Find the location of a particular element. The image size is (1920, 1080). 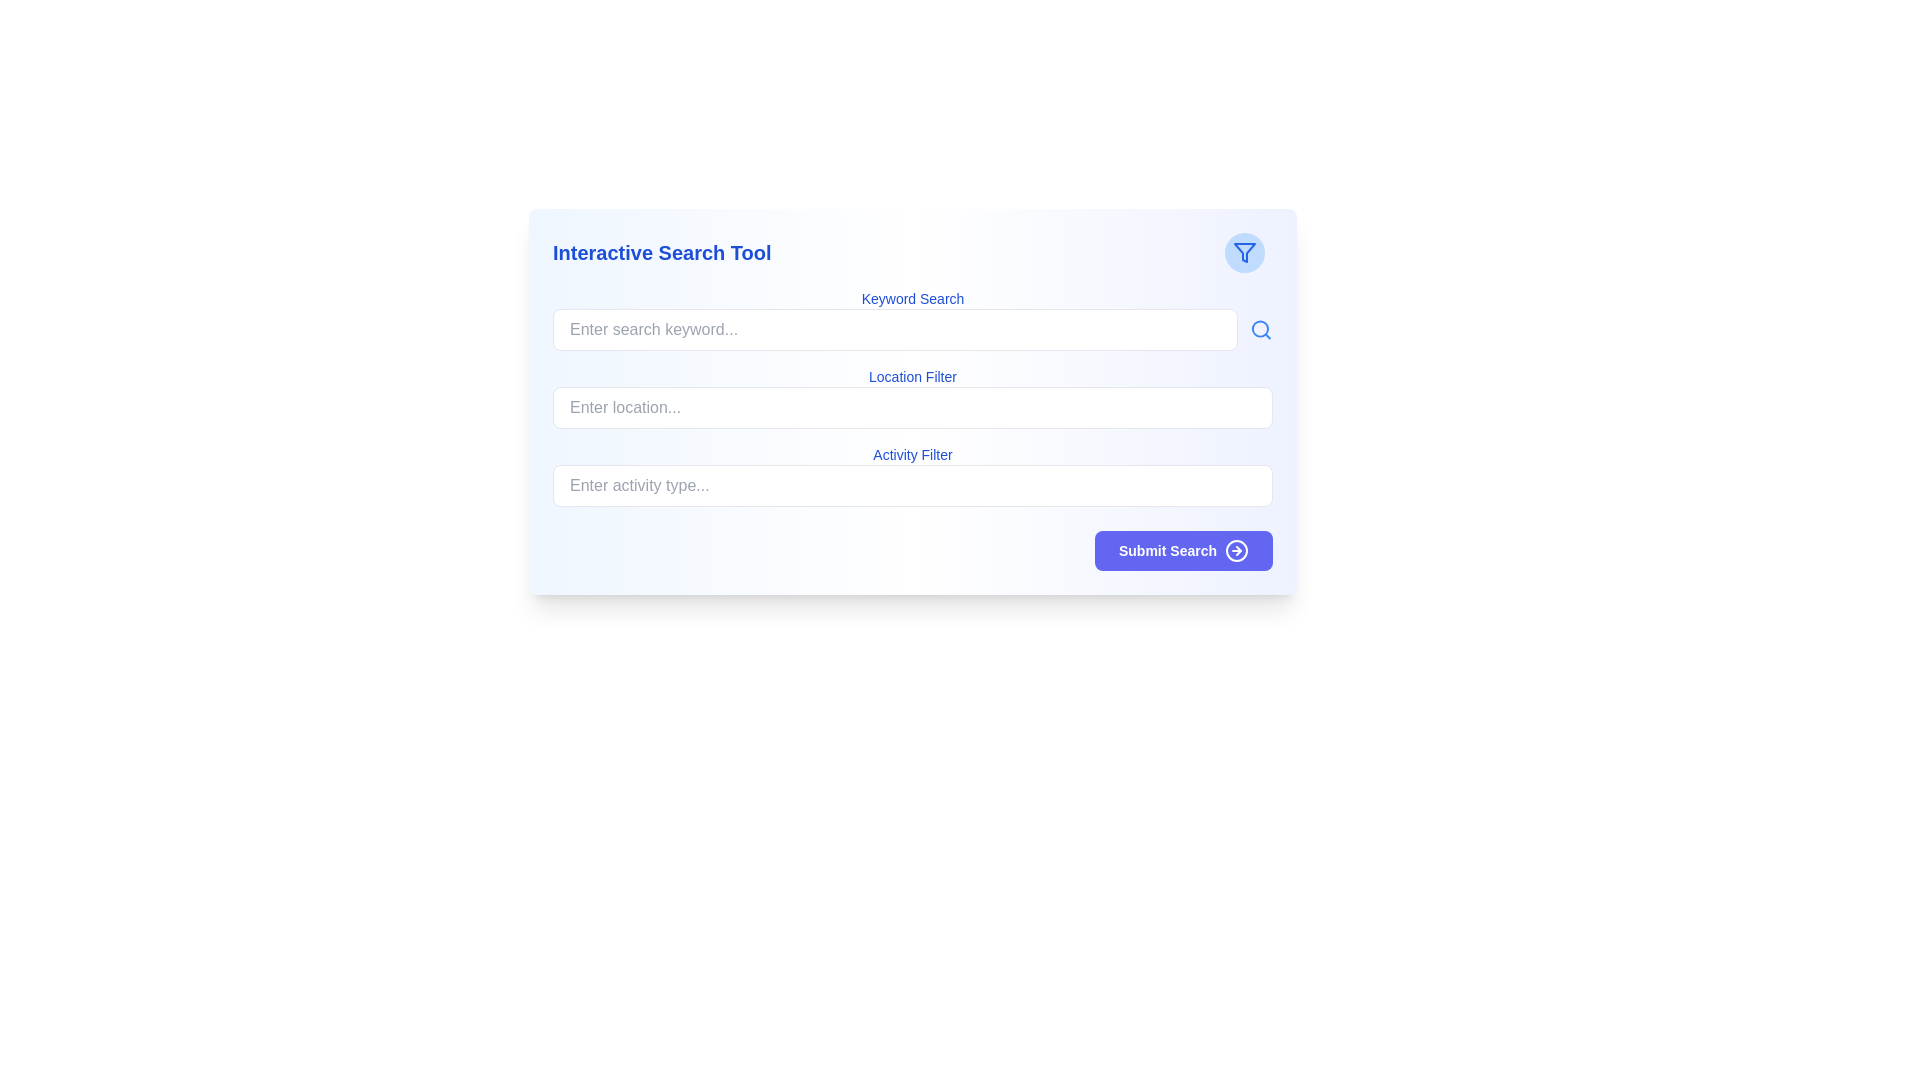

the 'Submit Search' button located in the lower right corner of the search filters card, which has a blue background and white text is located at coordinates (1184, 551).